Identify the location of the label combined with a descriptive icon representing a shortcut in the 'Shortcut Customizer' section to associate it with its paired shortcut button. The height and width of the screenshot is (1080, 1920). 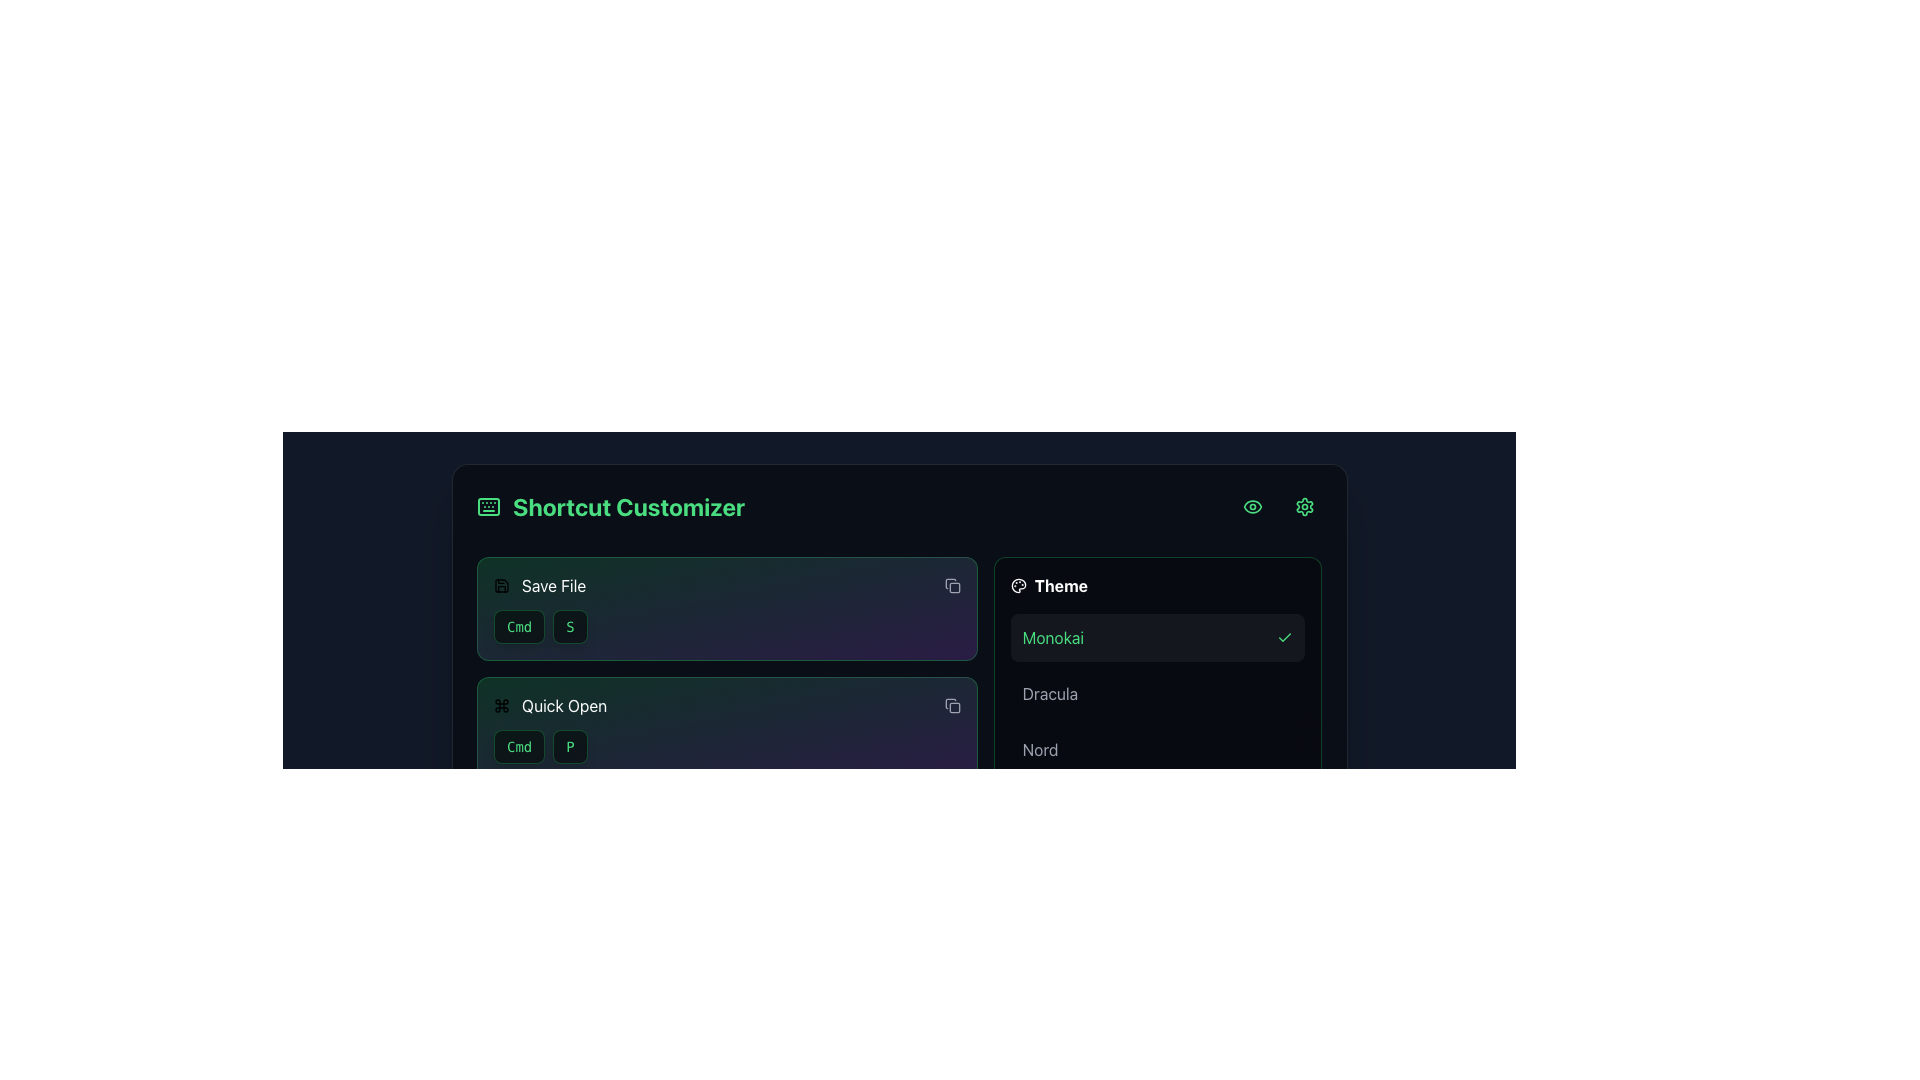
(550, 704).